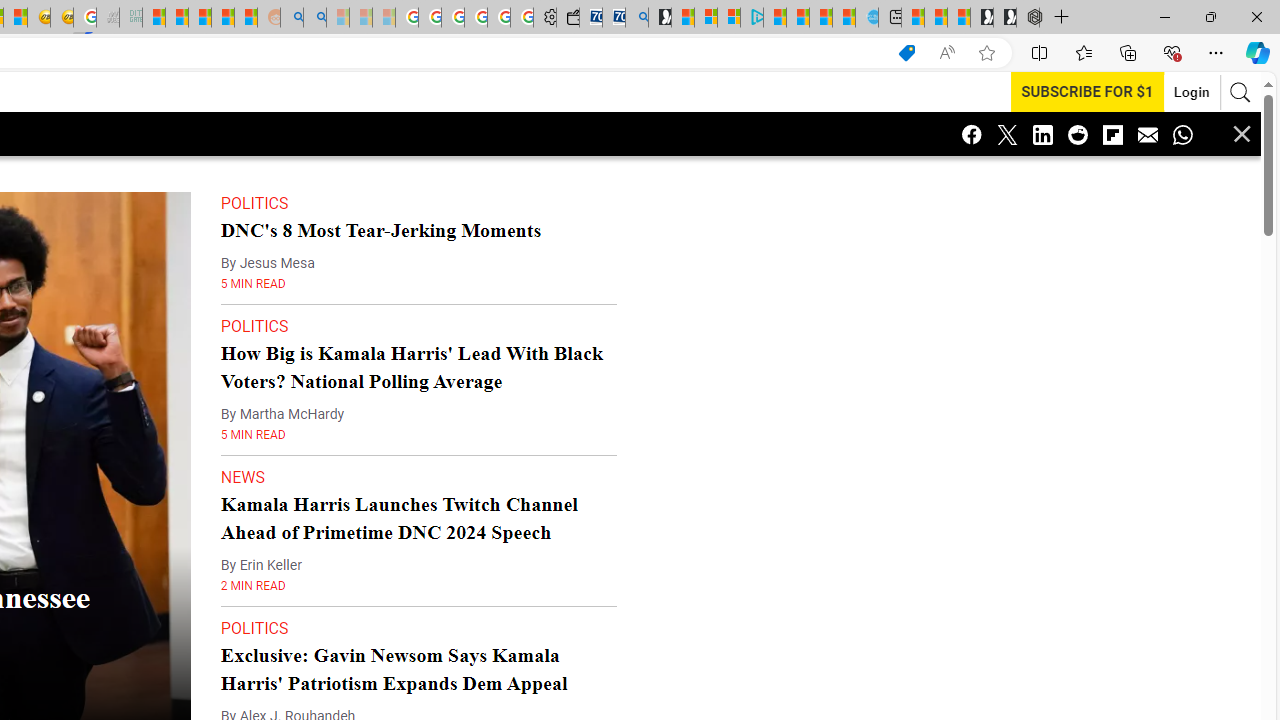  What do you see at coordinates (972, 133) in the screenshot?
I see `'Class: icon-facebook'` at bounding box center [972, 133].